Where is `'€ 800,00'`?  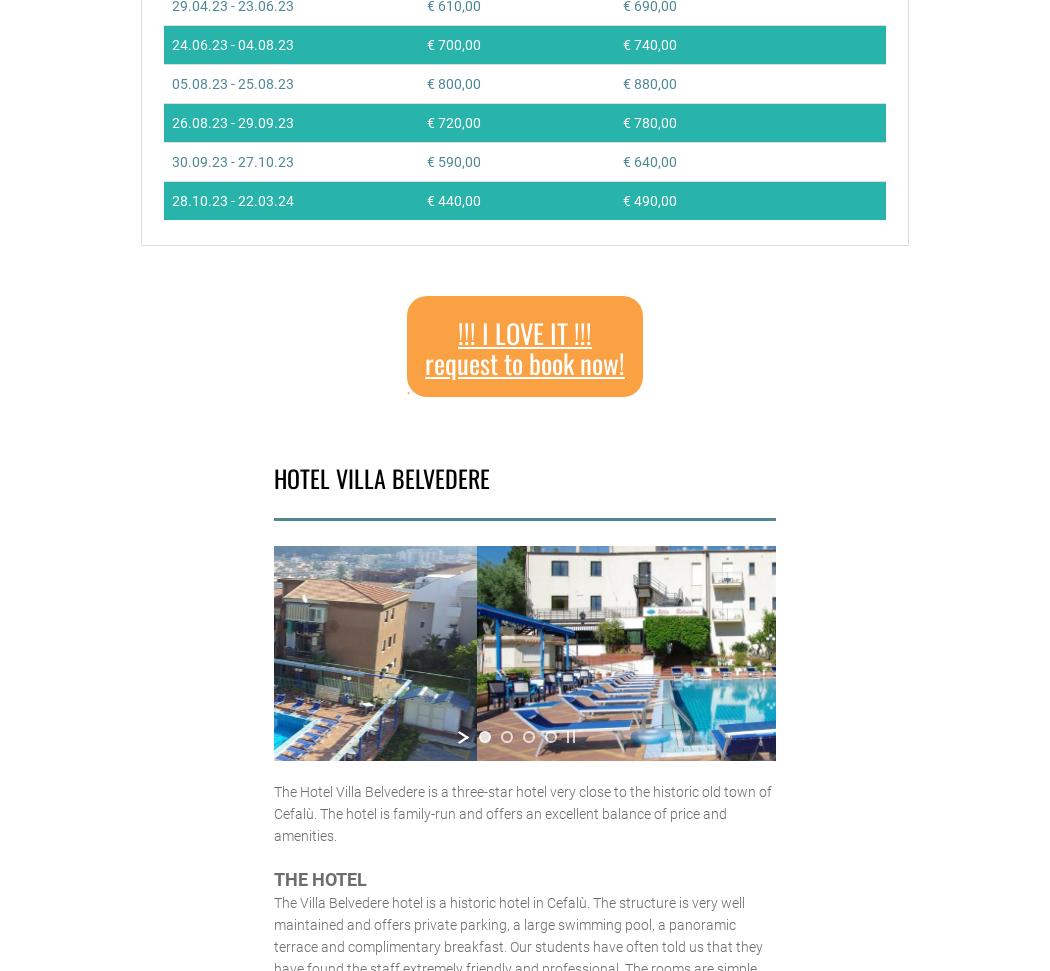 '€ 800,00' is located at coordinates (452, 82).